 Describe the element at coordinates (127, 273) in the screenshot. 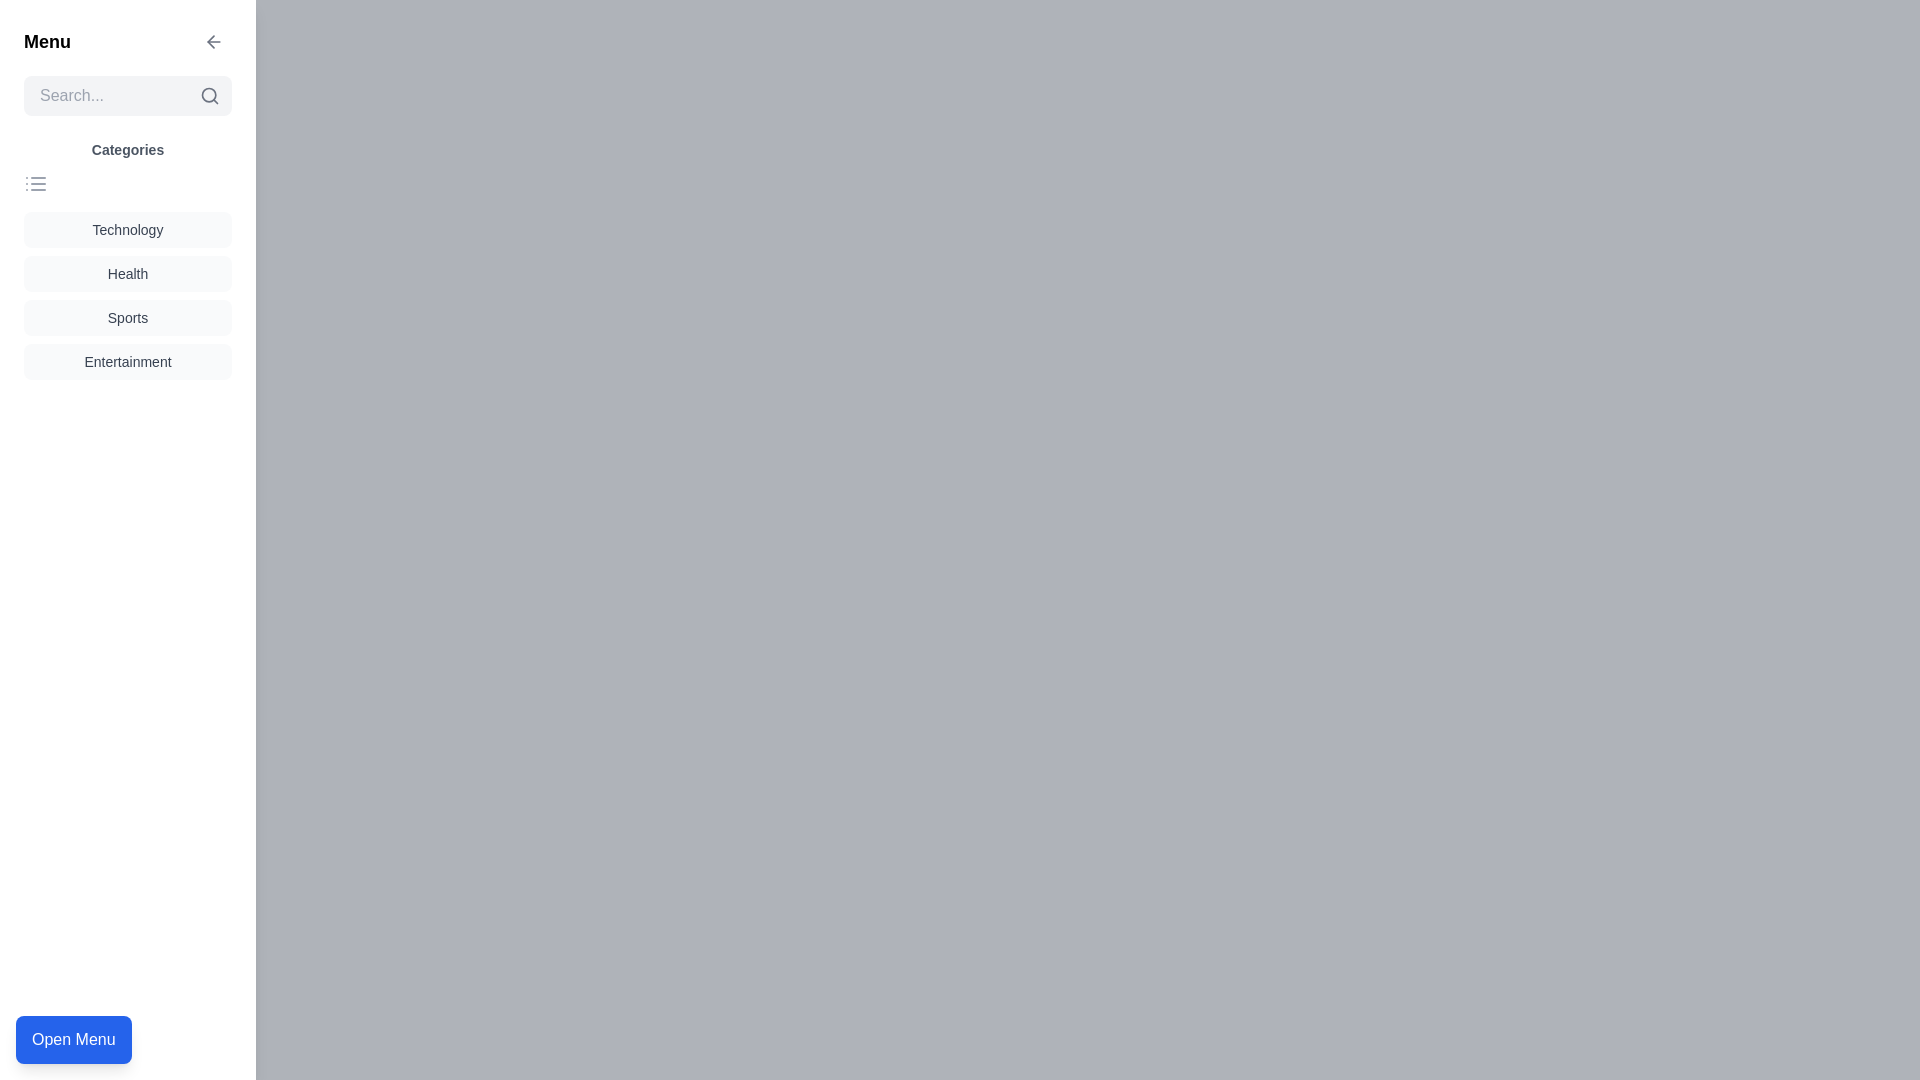

I see `the 'Health' button located in the left sidebar under the 'Categories' heading by` at that location.